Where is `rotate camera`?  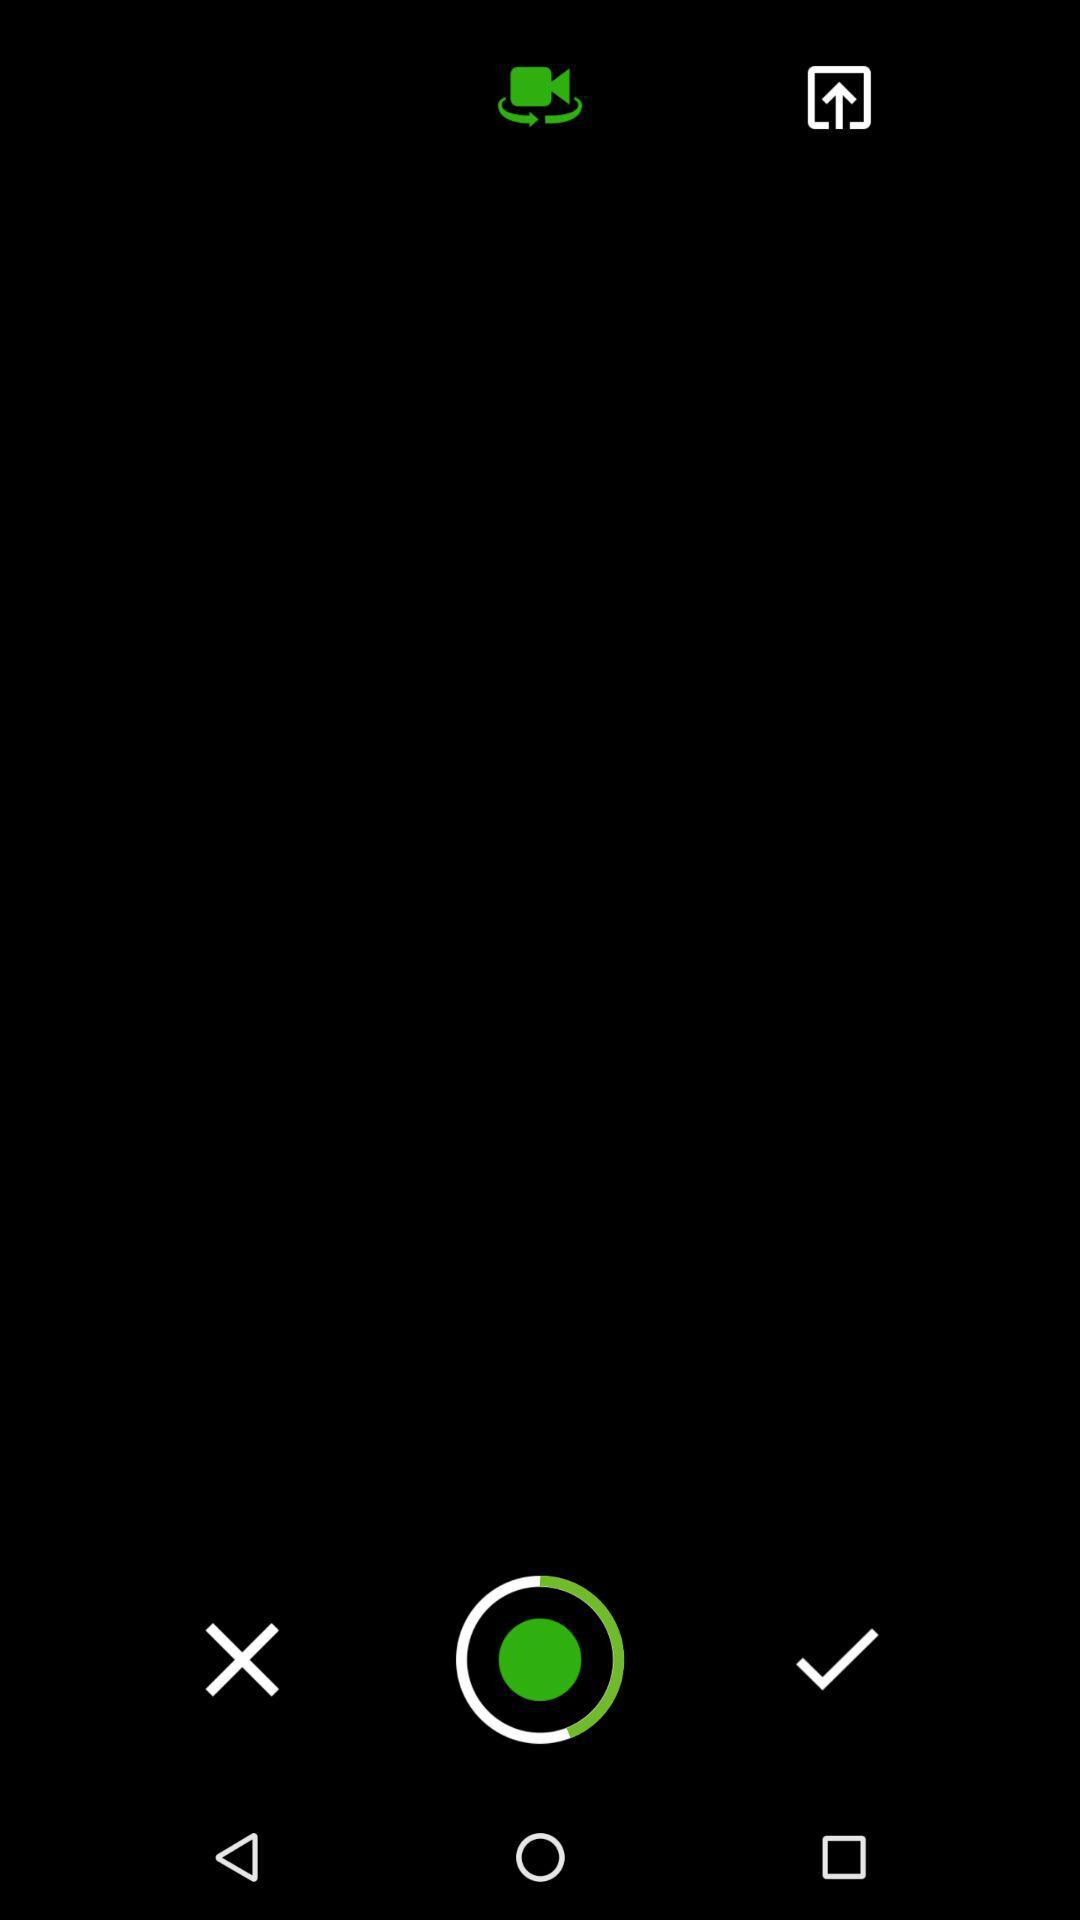
rotate camera is located at coordinates (540, 96).